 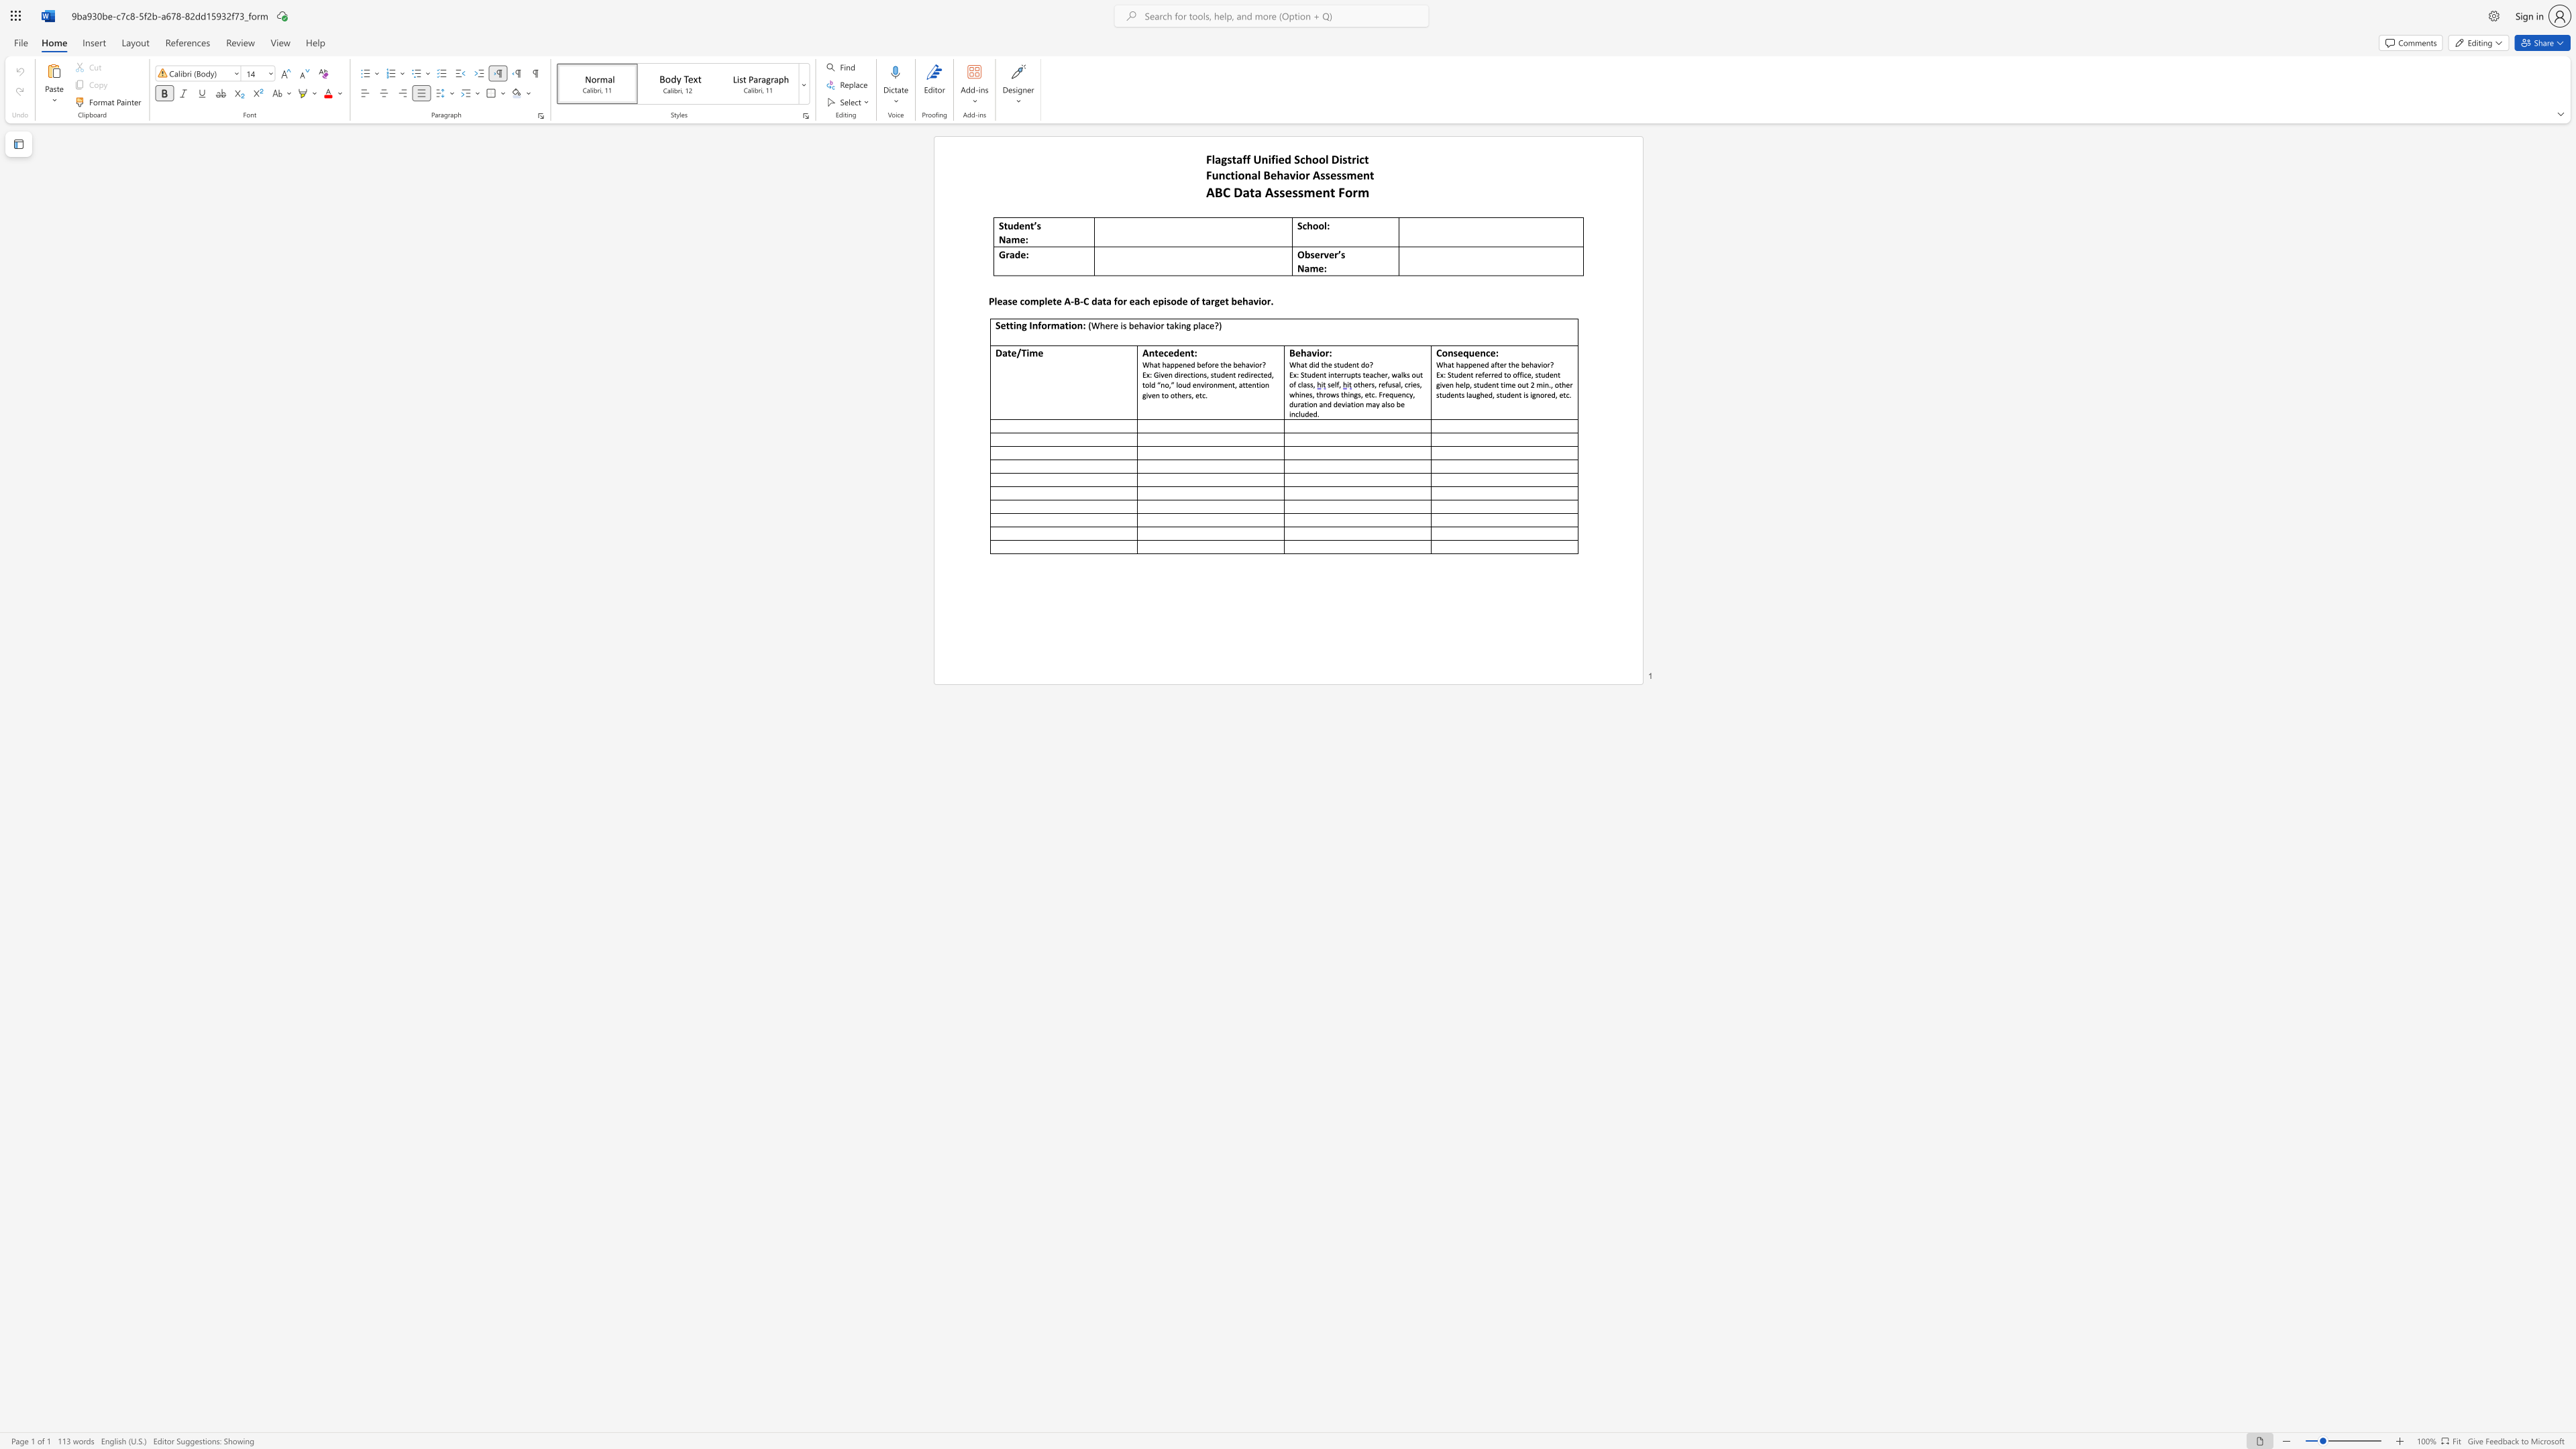 What do you see at coordinates (1344, 158) in the screenshot?
I see `the 2th character "s" in the text` at bounding box center [1344, 158].